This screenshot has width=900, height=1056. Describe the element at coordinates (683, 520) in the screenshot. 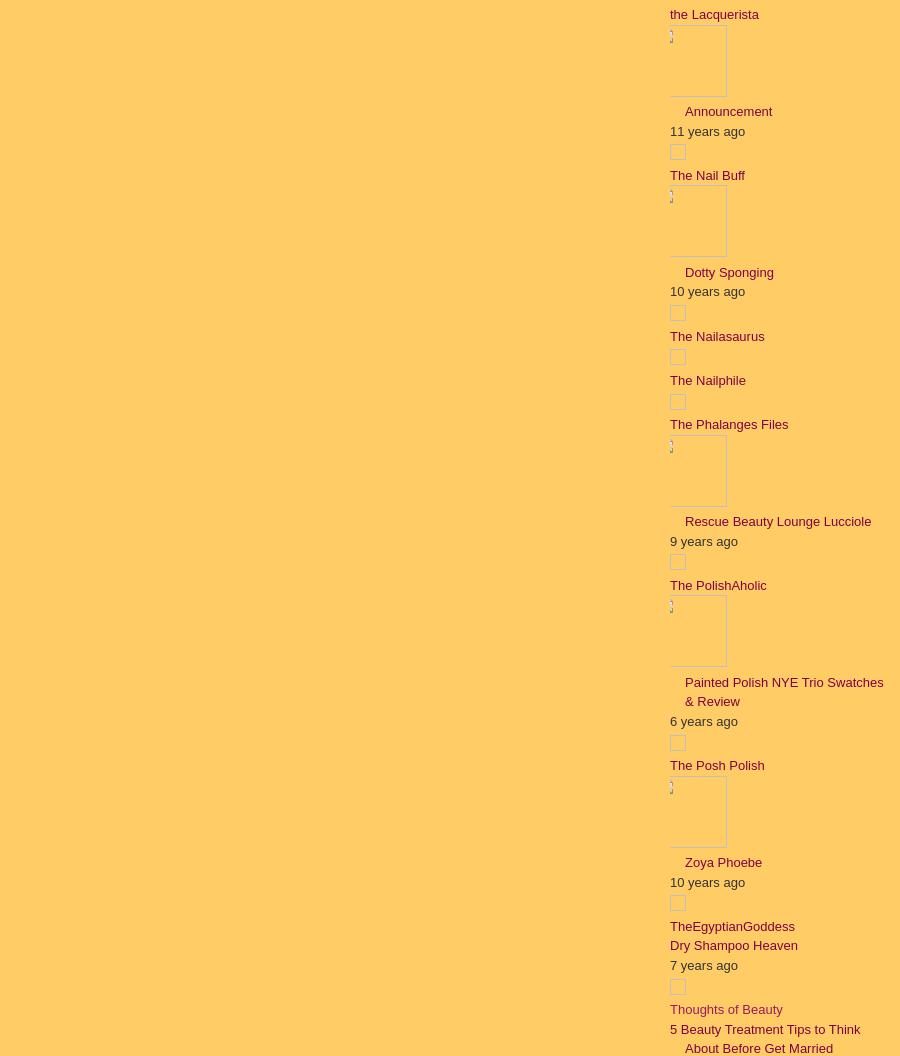

I see `'Rescue Beauty Lounge Lucciole'` at that location.